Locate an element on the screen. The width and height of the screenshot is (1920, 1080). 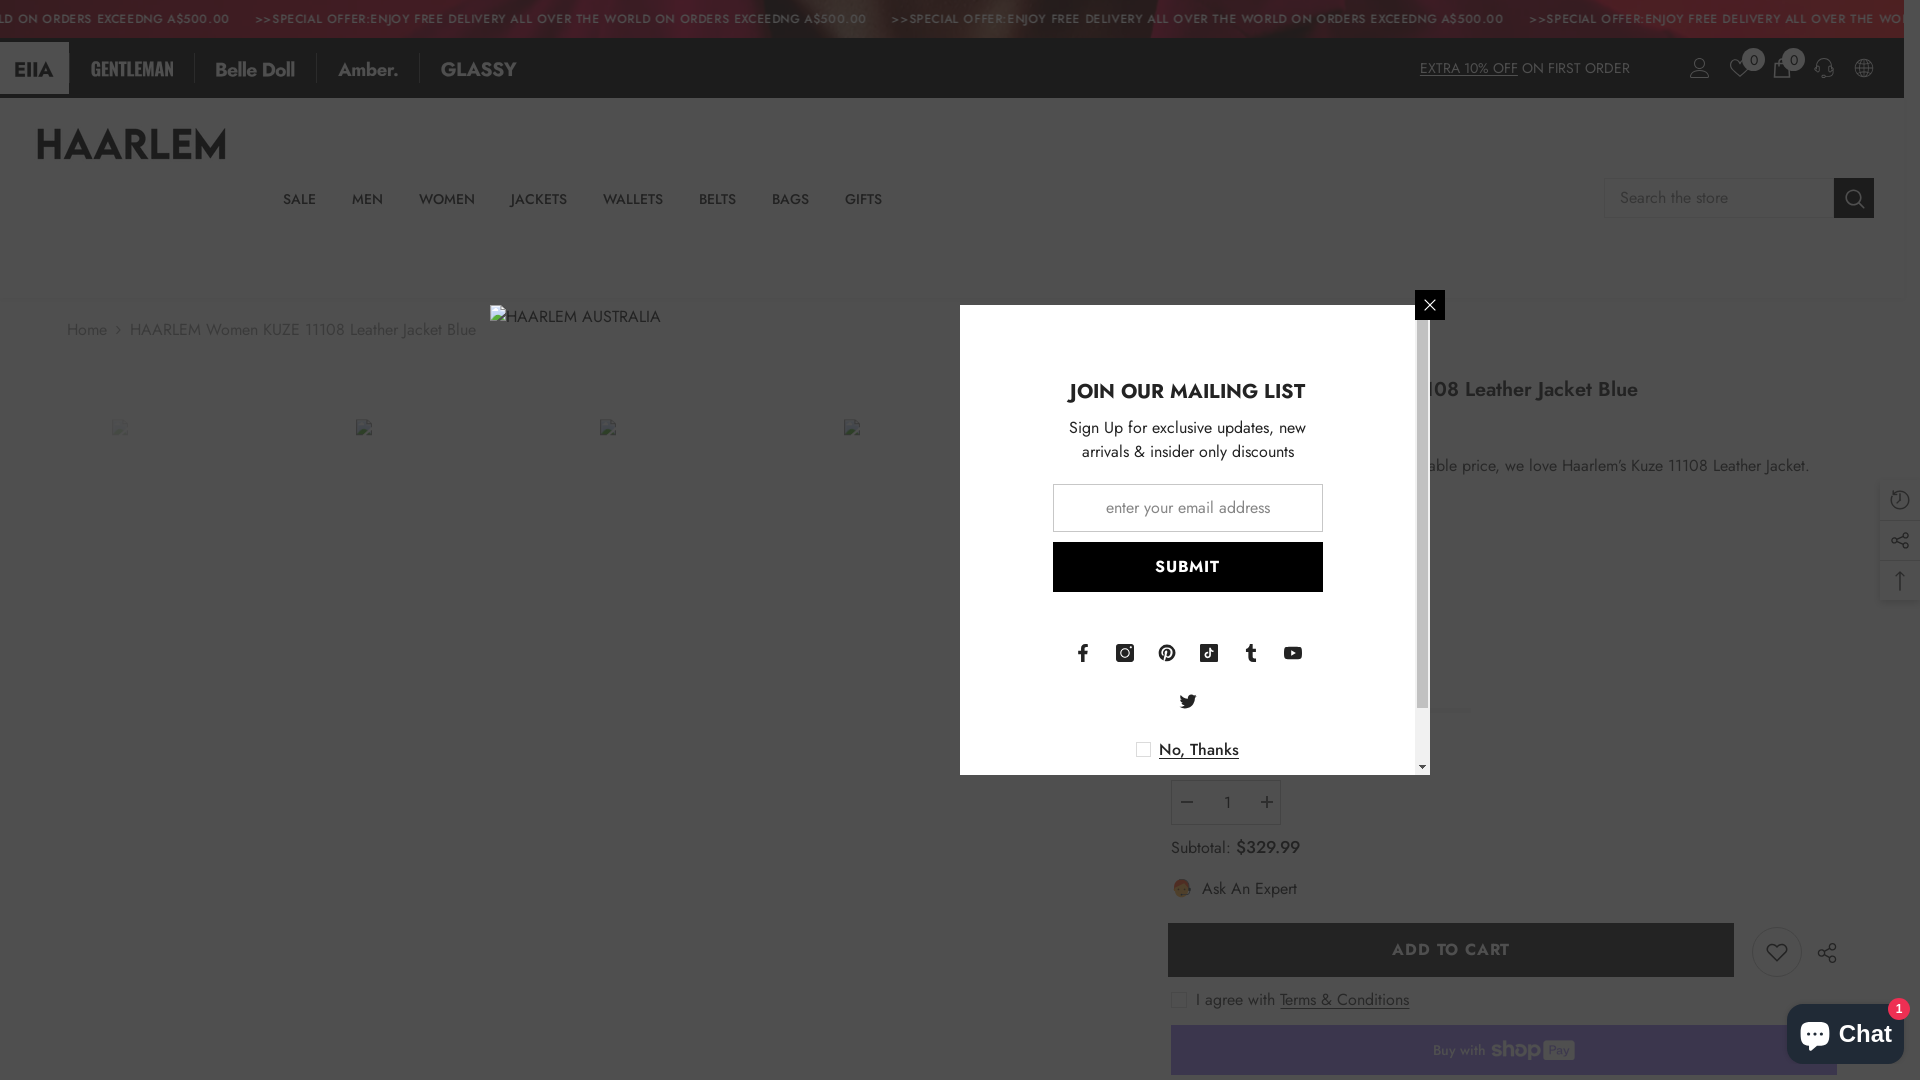
'0' is located at coordinates (1728, 67).